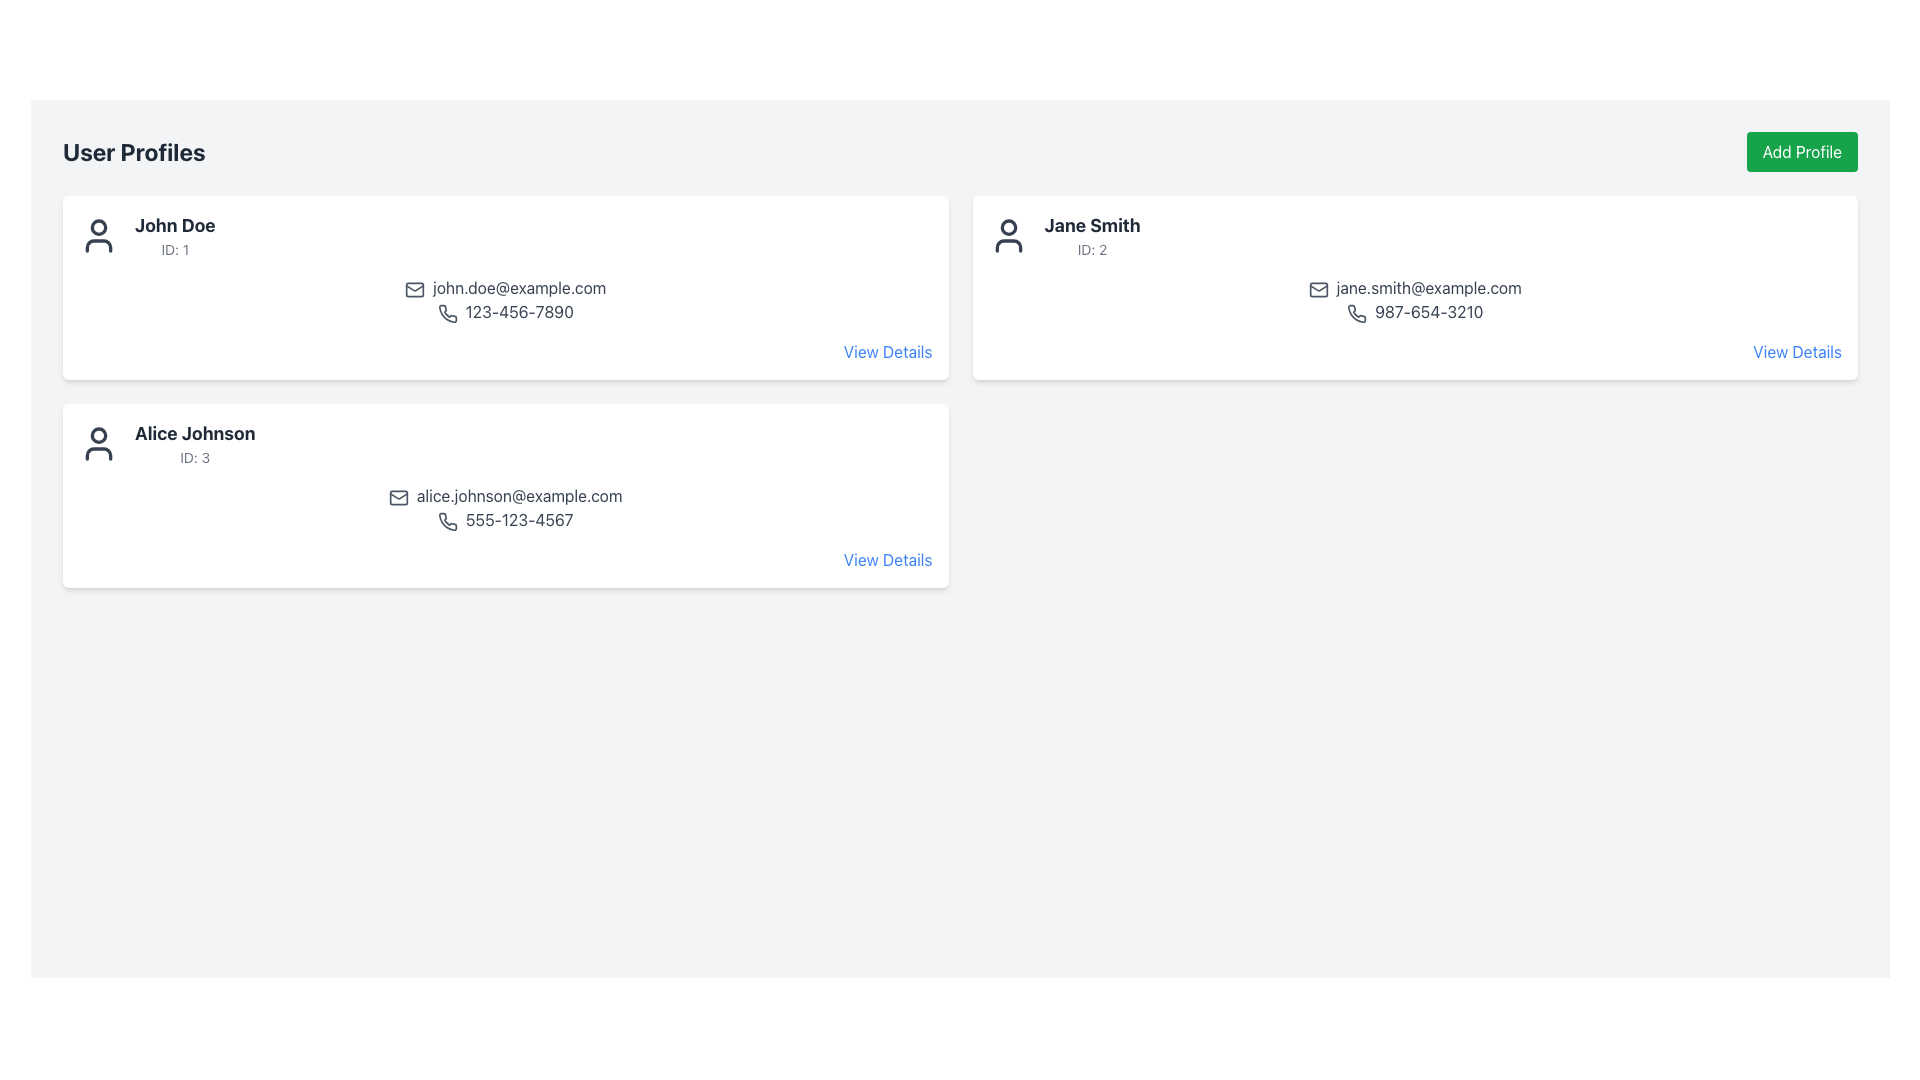  Describe the element at coordinates (887, 350) in the screenshot. I see `the 'View Details' hyperlink in blue color with an underline, located in the lower right section of Alice Johnson's profile card` at that location.